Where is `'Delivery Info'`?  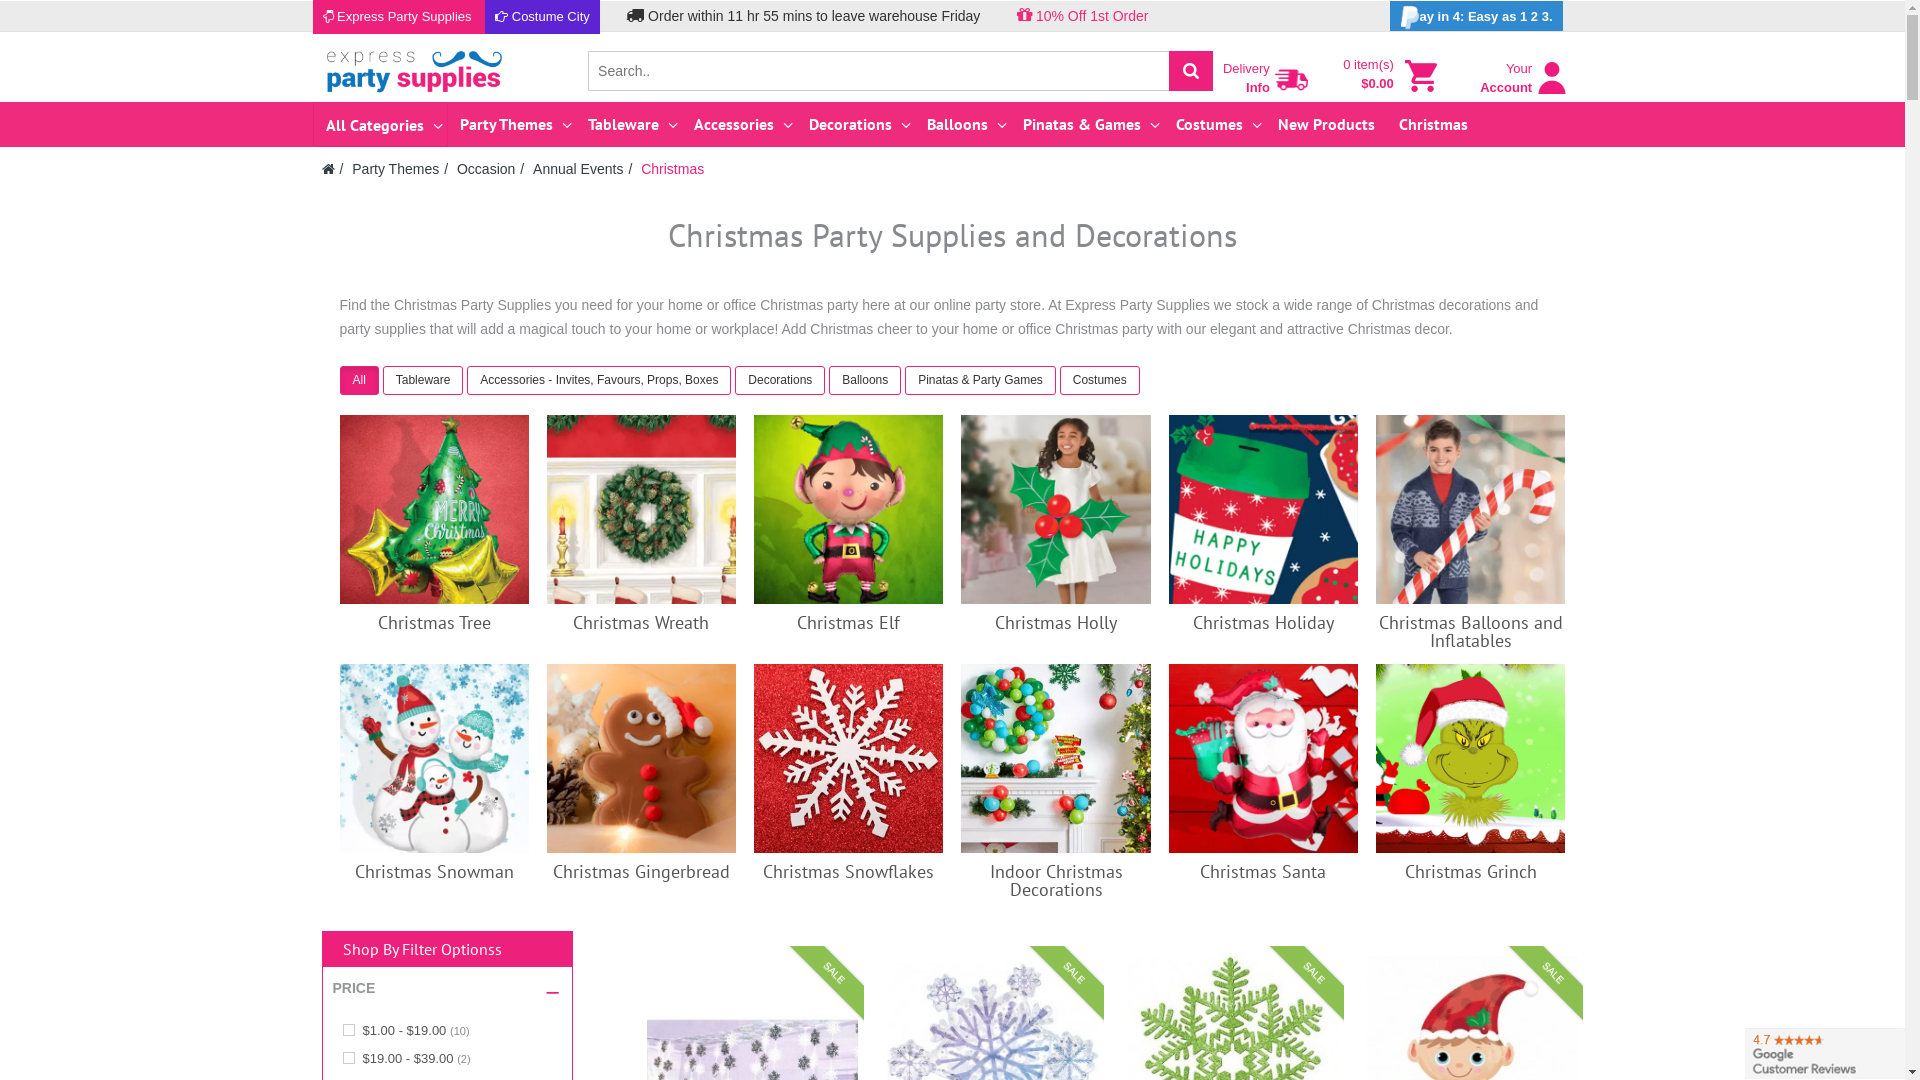 'Delivery Info' is located at coordinates (1291, 79).